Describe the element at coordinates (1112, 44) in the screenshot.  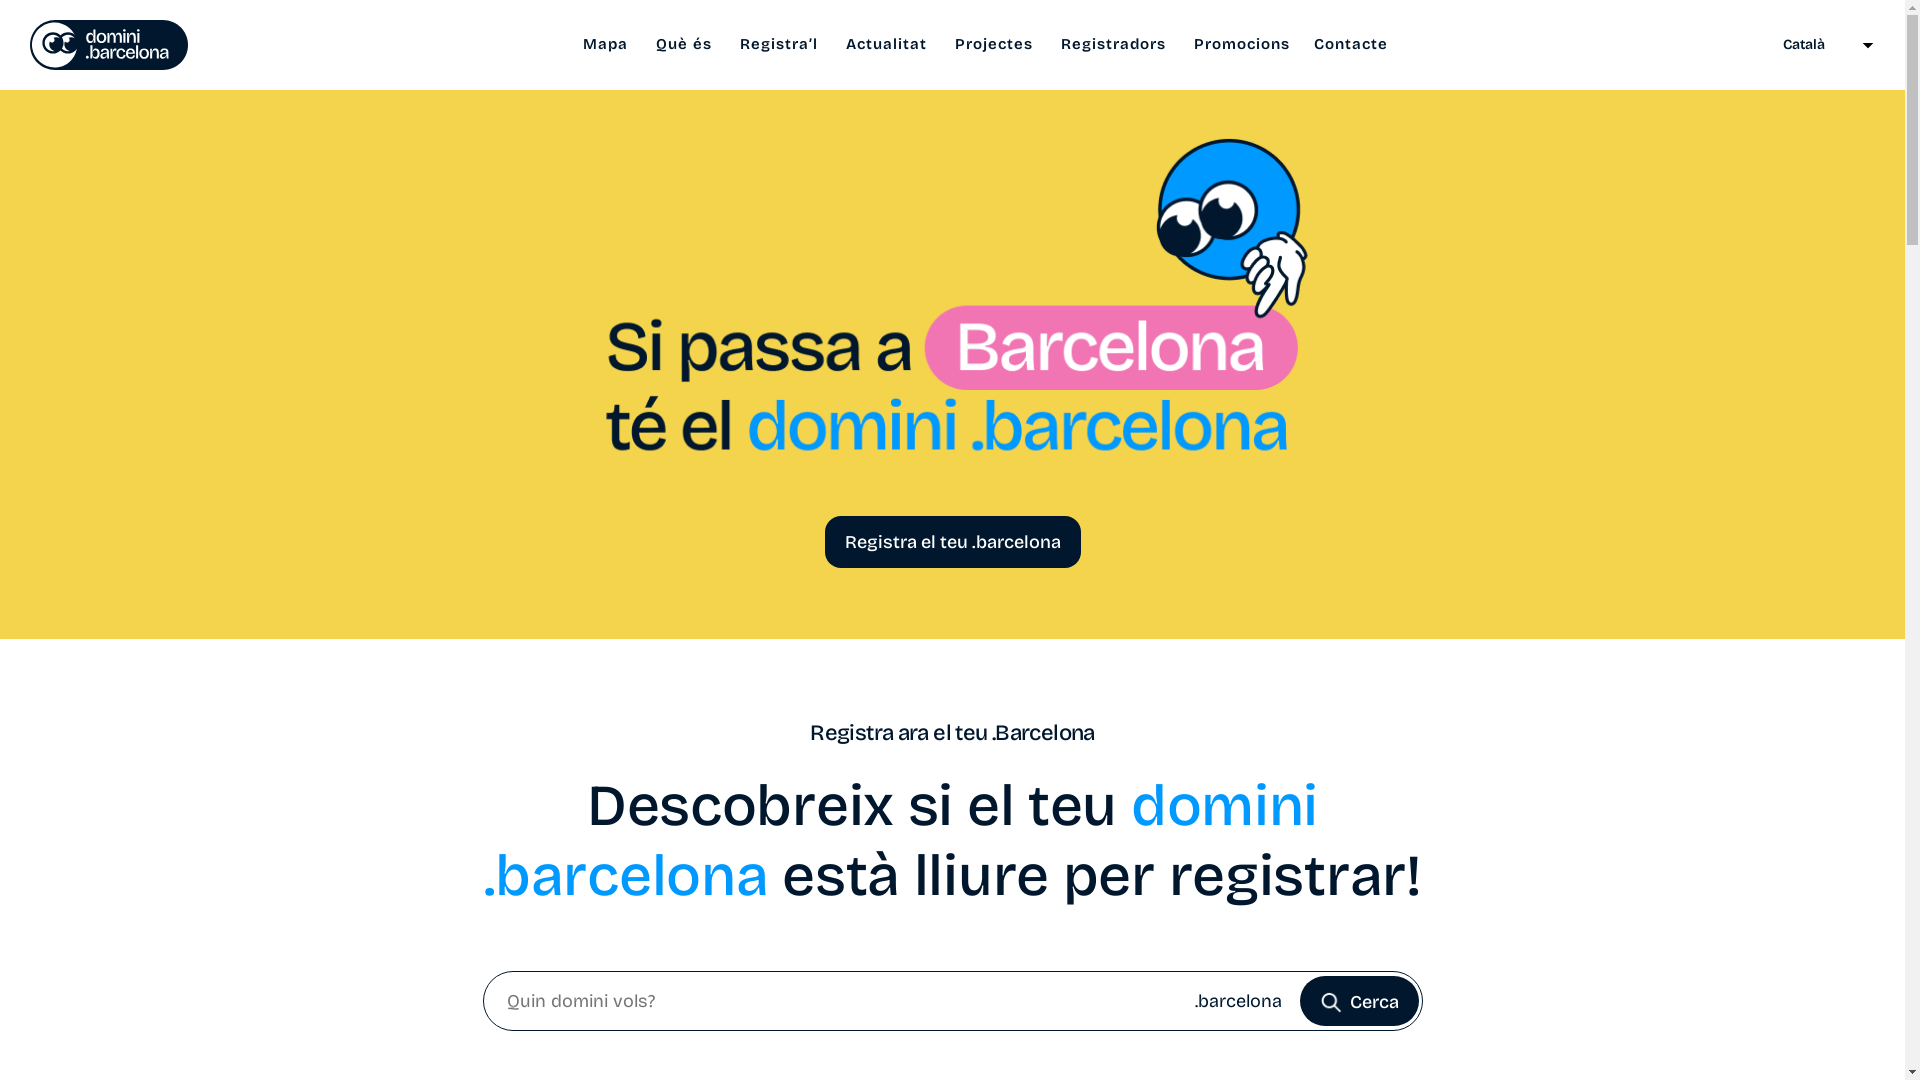
I see `'Registradors'` at that location.